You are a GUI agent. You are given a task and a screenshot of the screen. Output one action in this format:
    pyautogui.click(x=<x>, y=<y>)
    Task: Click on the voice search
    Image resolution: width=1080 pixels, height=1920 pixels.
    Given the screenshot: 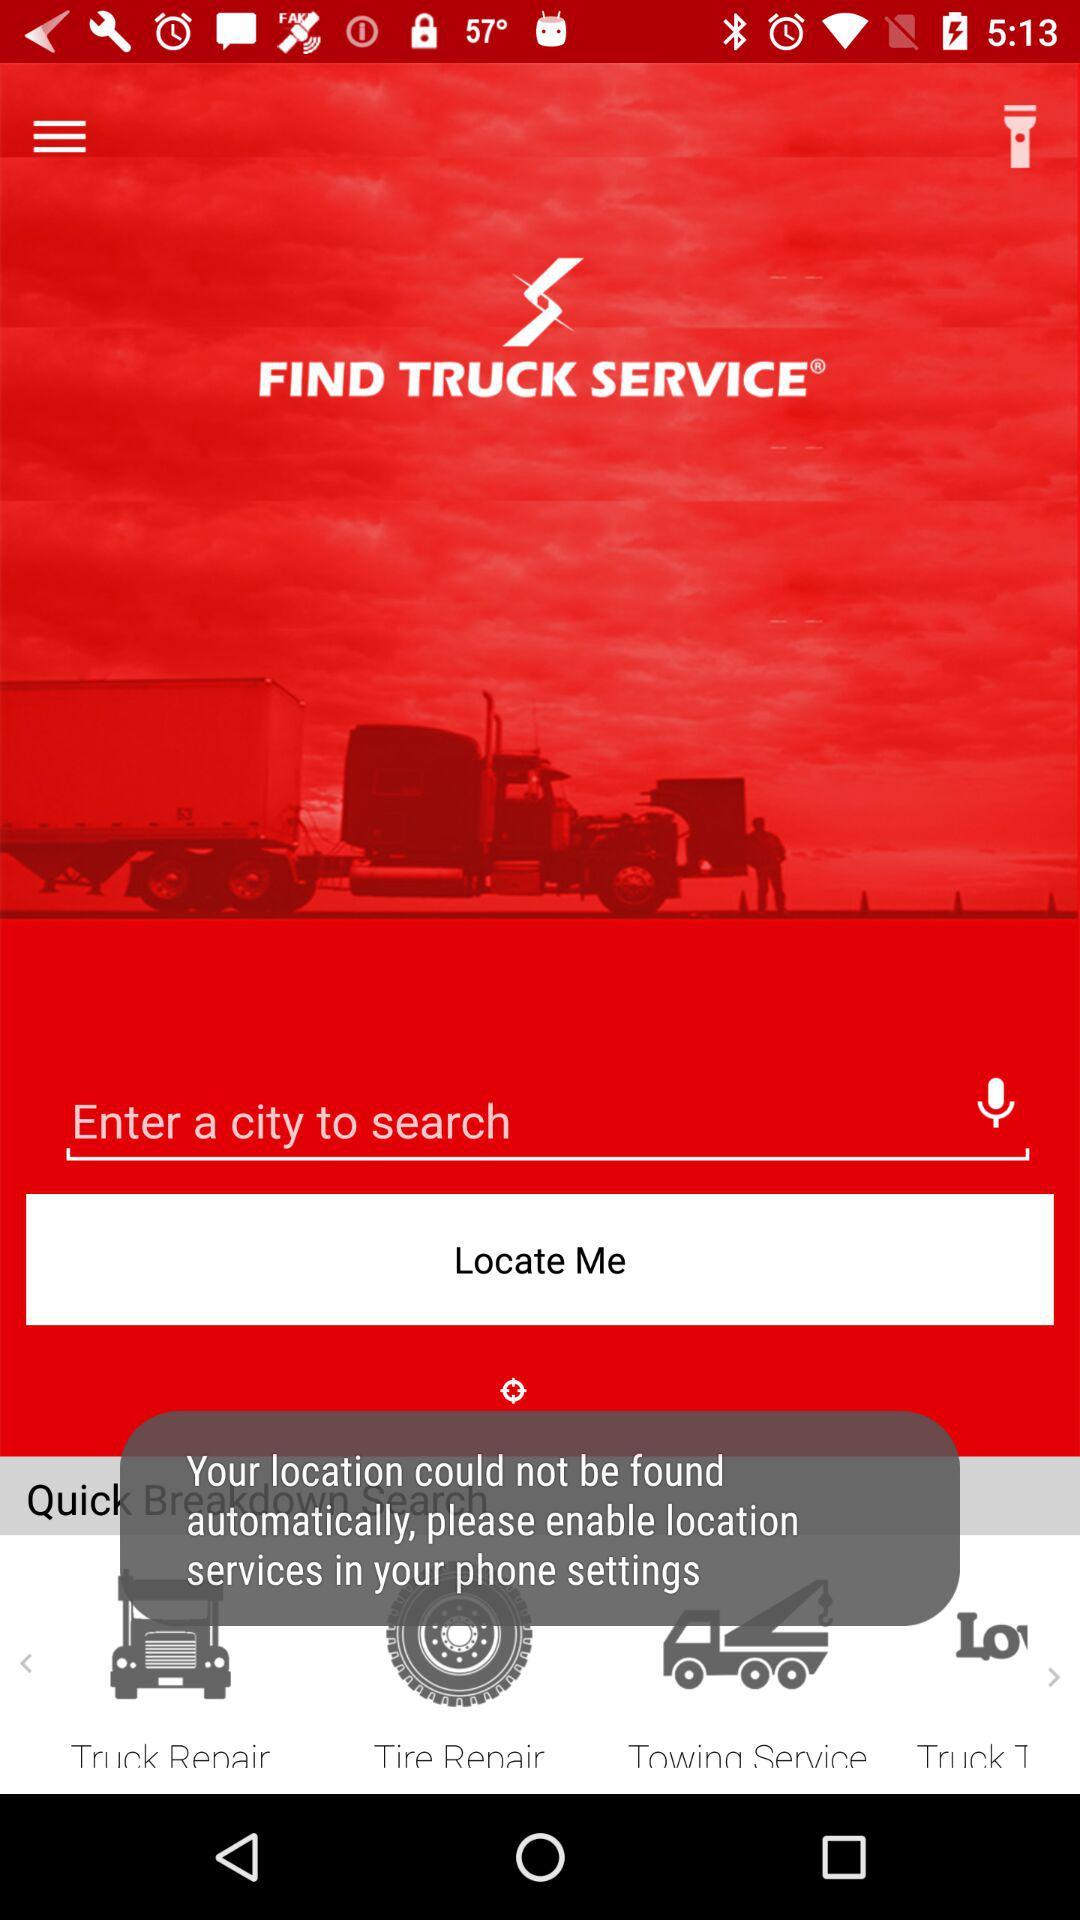 What is the action you would take?
    pyautogui.click(x=995, y=1096)
    